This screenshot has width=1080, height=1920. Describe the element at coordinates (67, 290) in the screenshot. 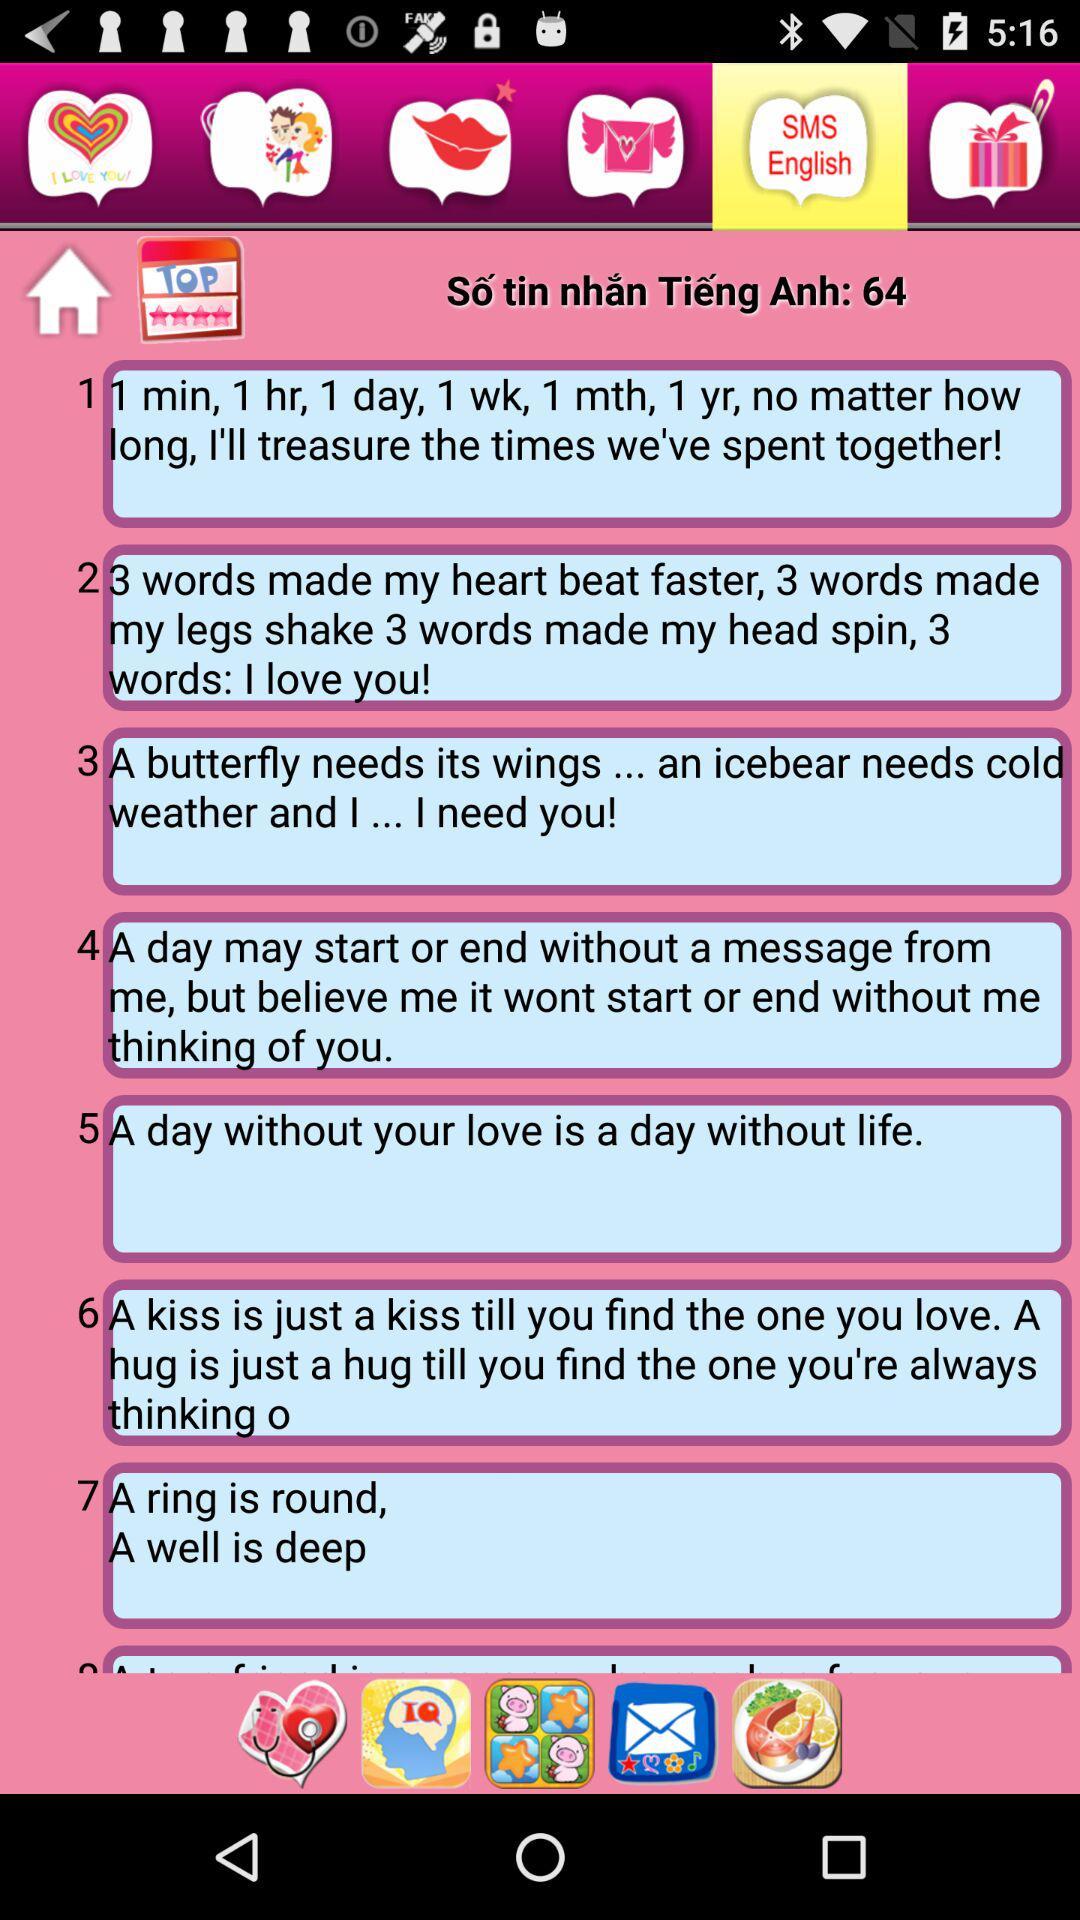

I see `go home` at that location.